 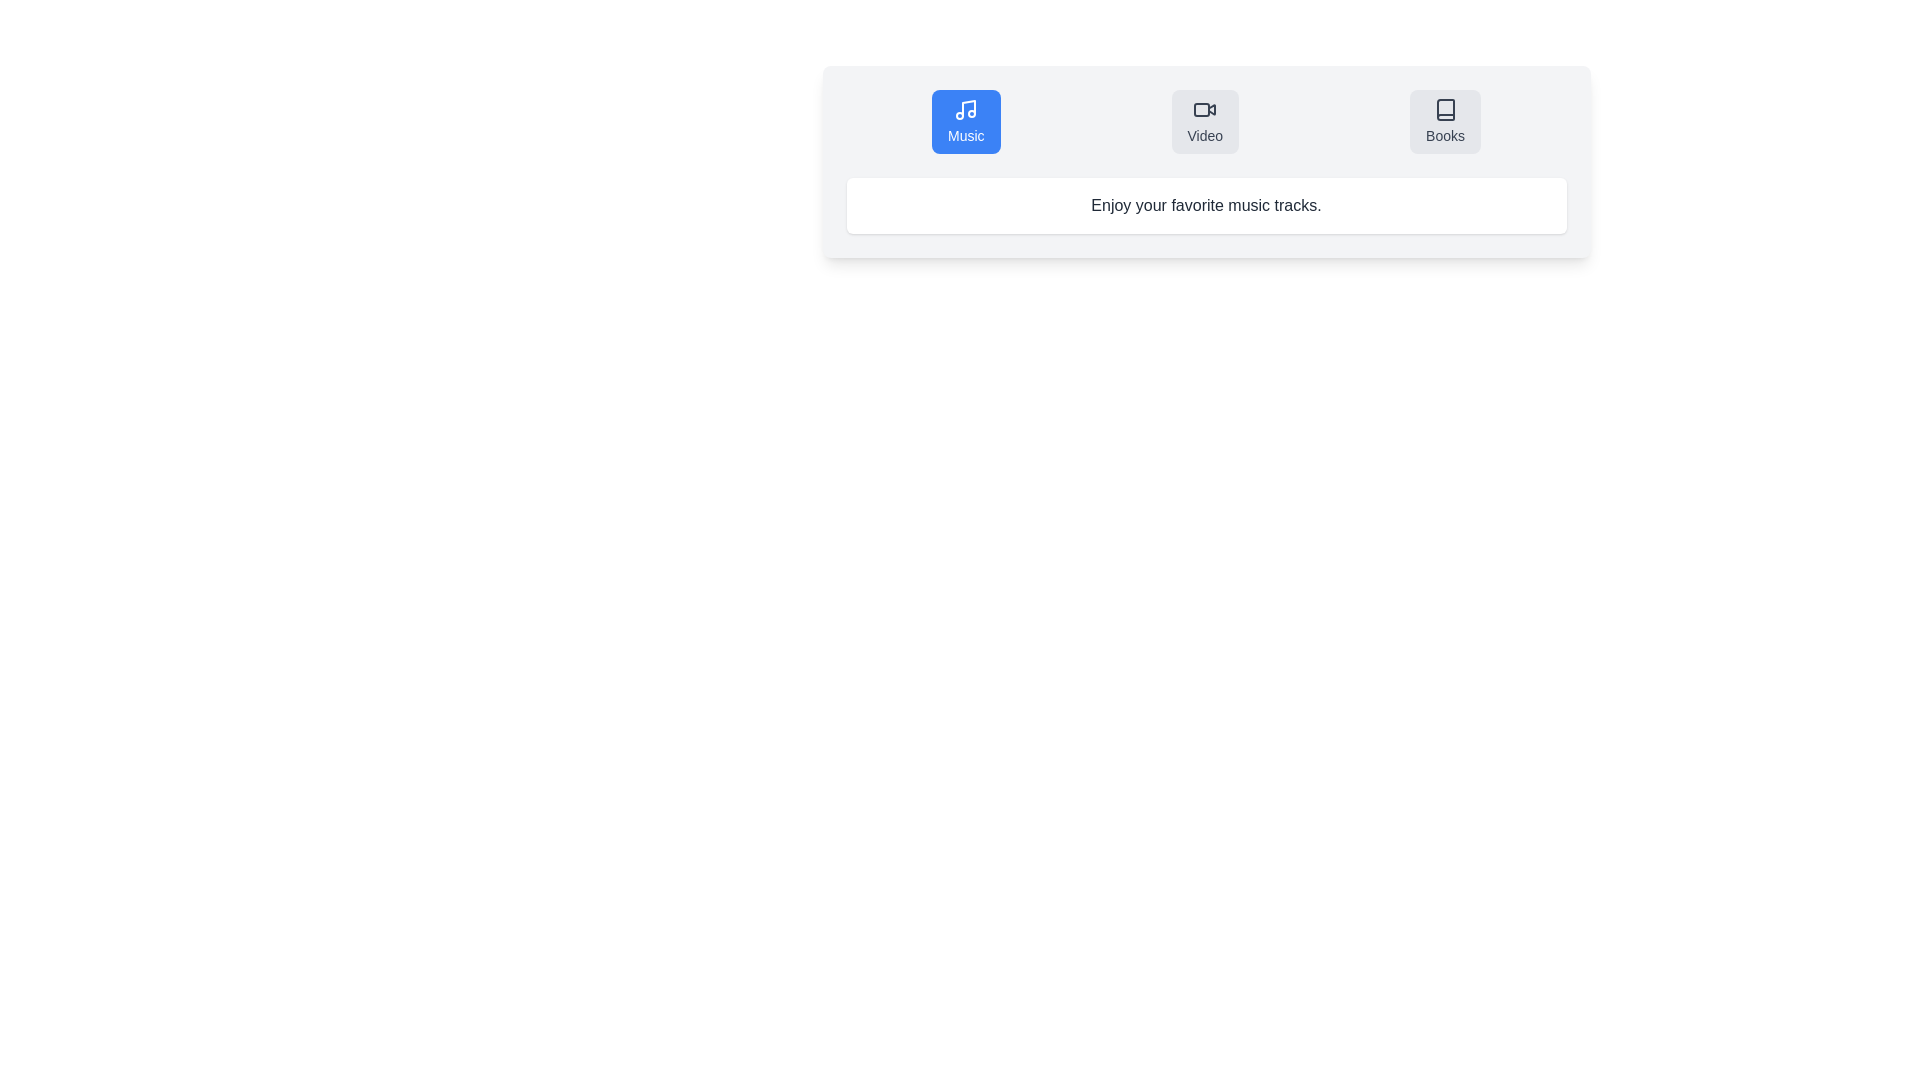 I want to click on the video camera icon within the 'Video' button, so click(x=1204, y=110).